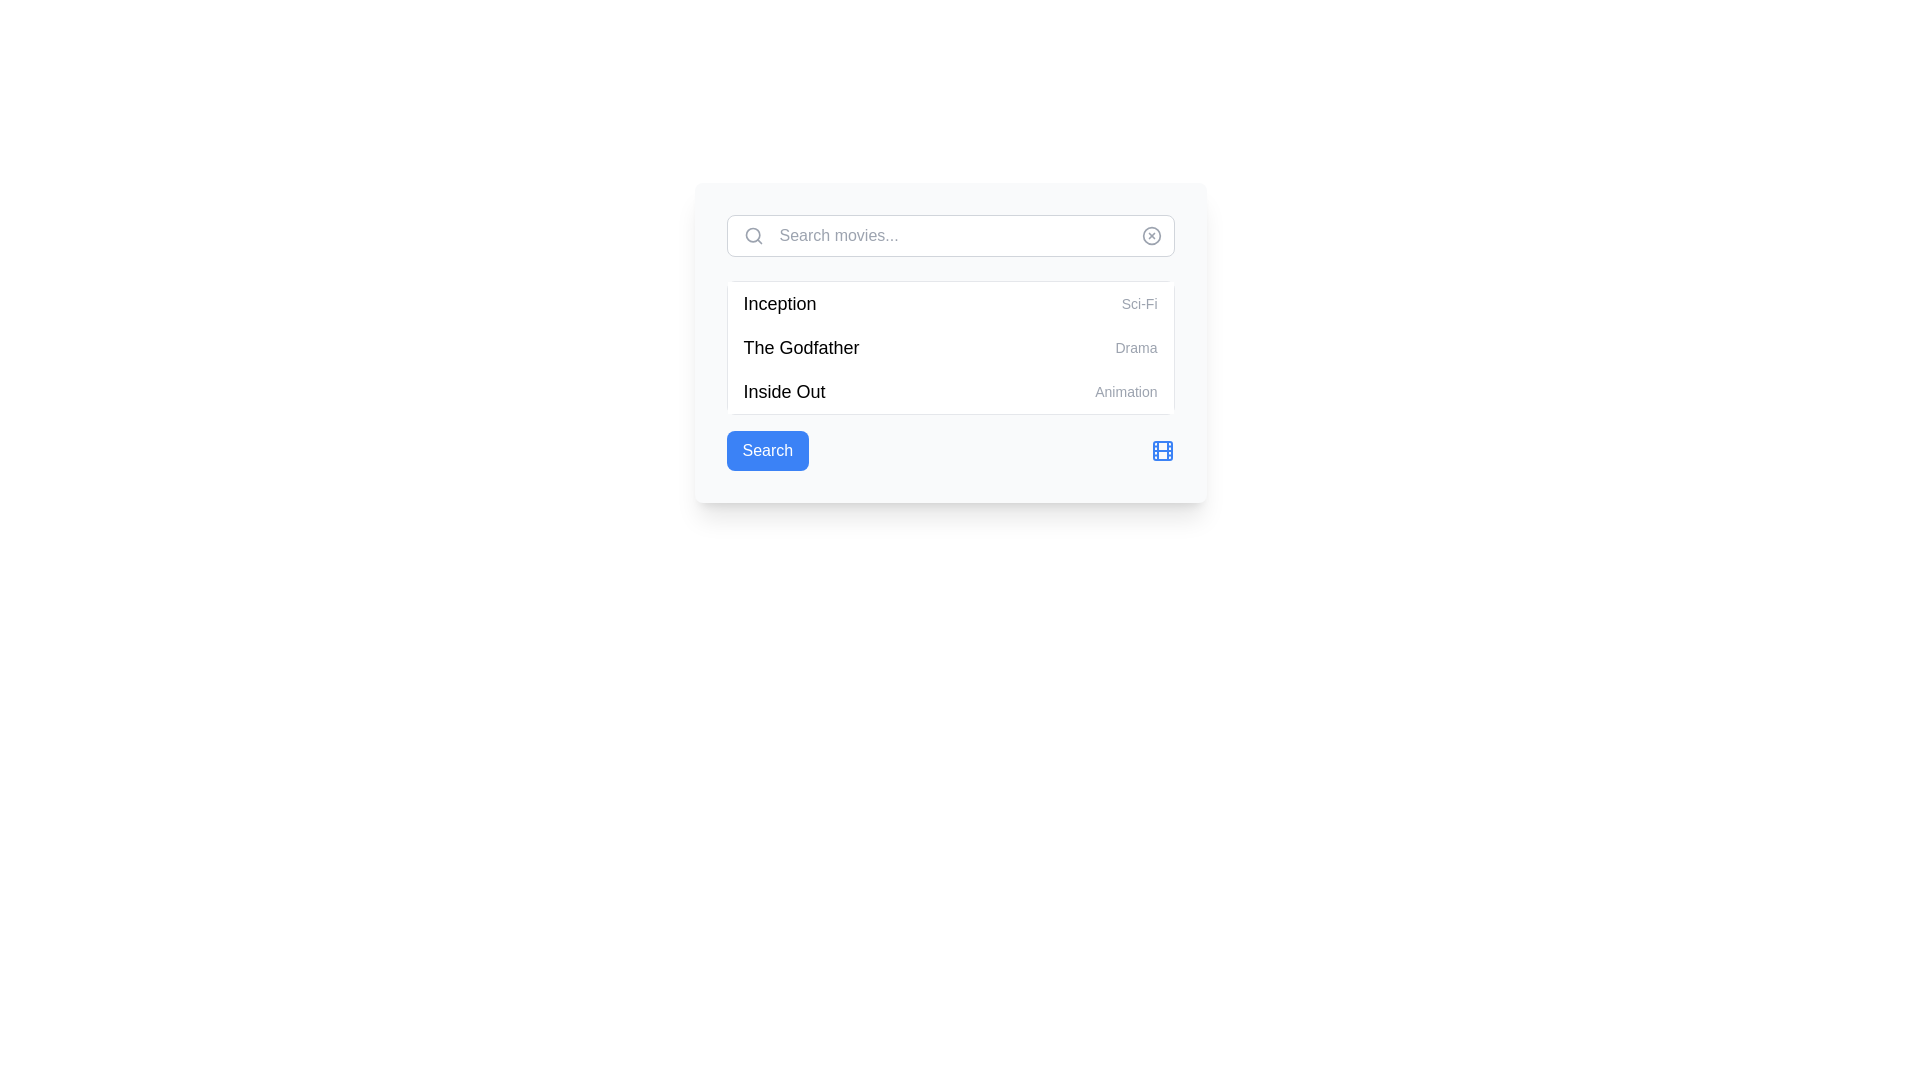 The image size is (1920, 1080). What do you see at coordinates (1126, 392) in the screenshot?
I see `the small light gray text label reading 'Animation' that is positioned to the right of the 'Inside Out' title in the movie options list` at bounding box center [1126, 392].